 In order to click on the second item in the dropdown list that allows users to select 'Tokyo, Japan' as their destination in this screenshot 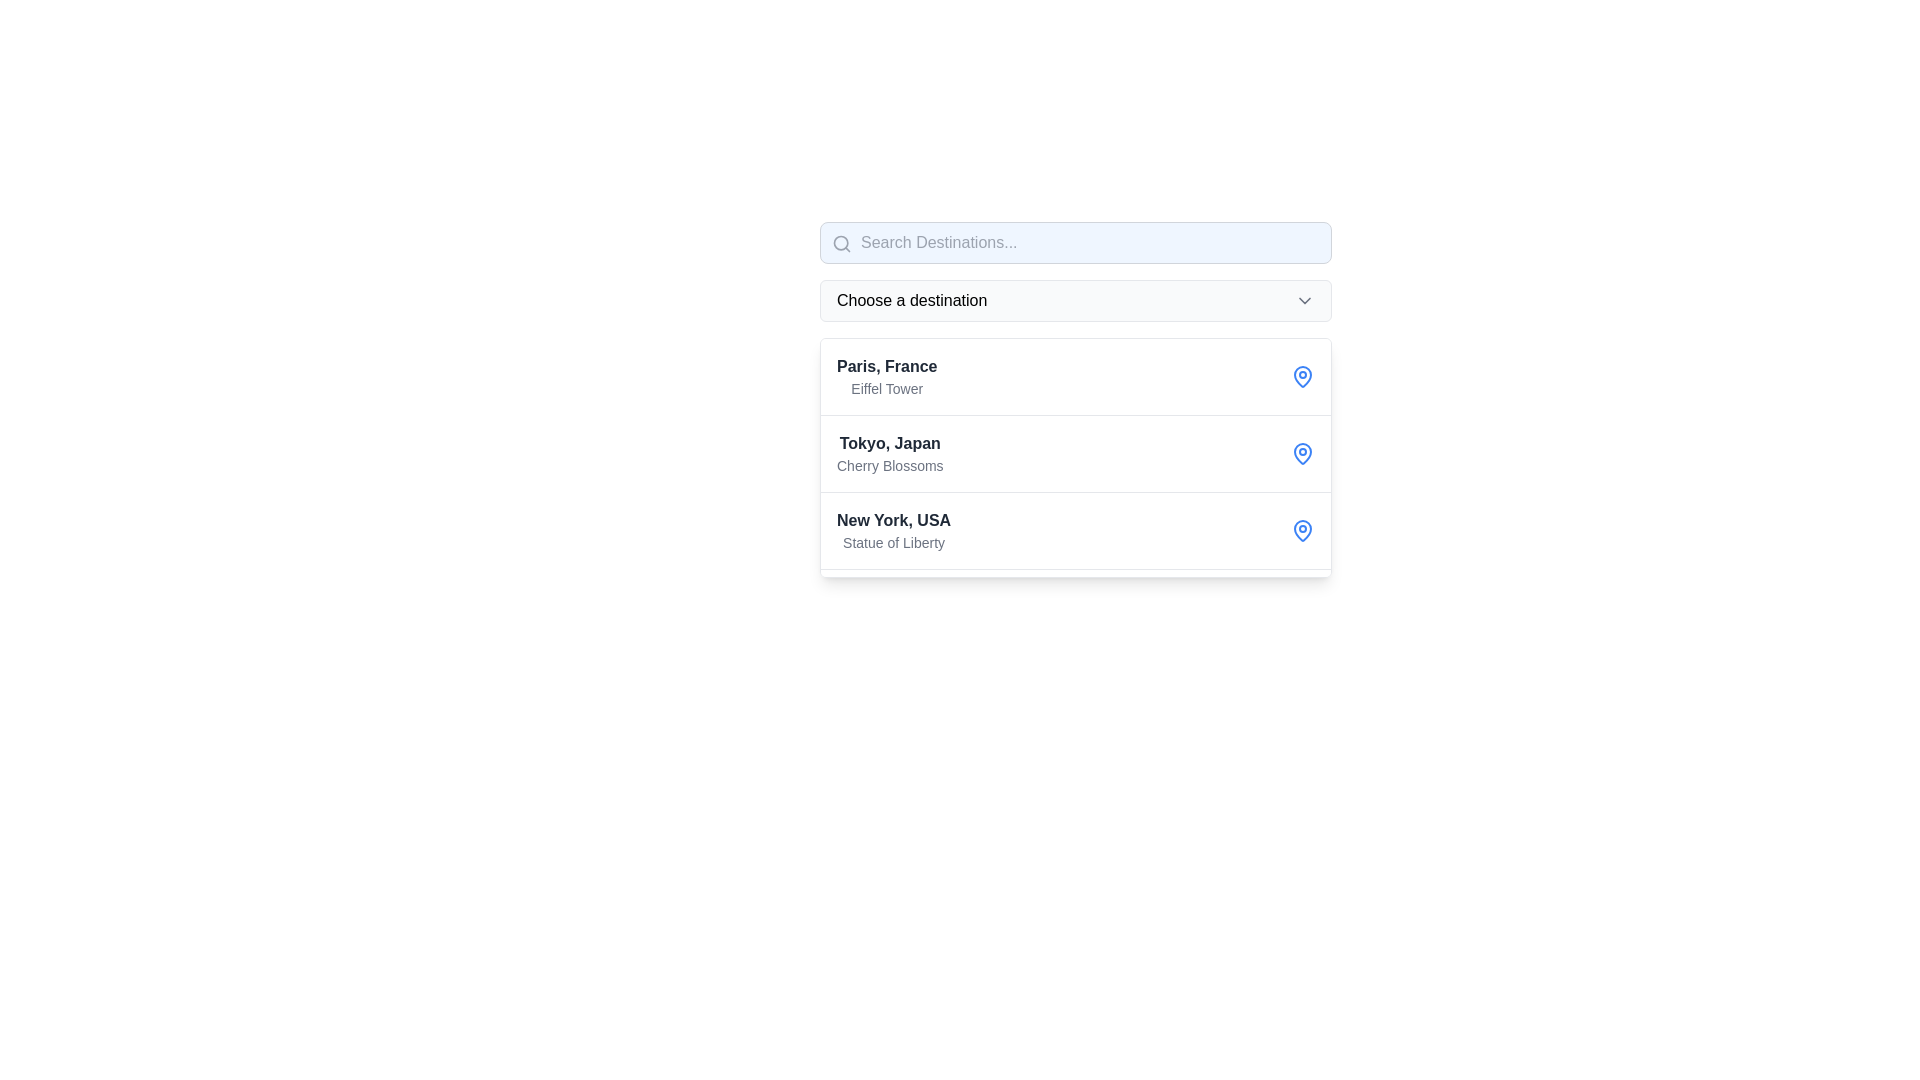, I will do `click(1074, 454)`.